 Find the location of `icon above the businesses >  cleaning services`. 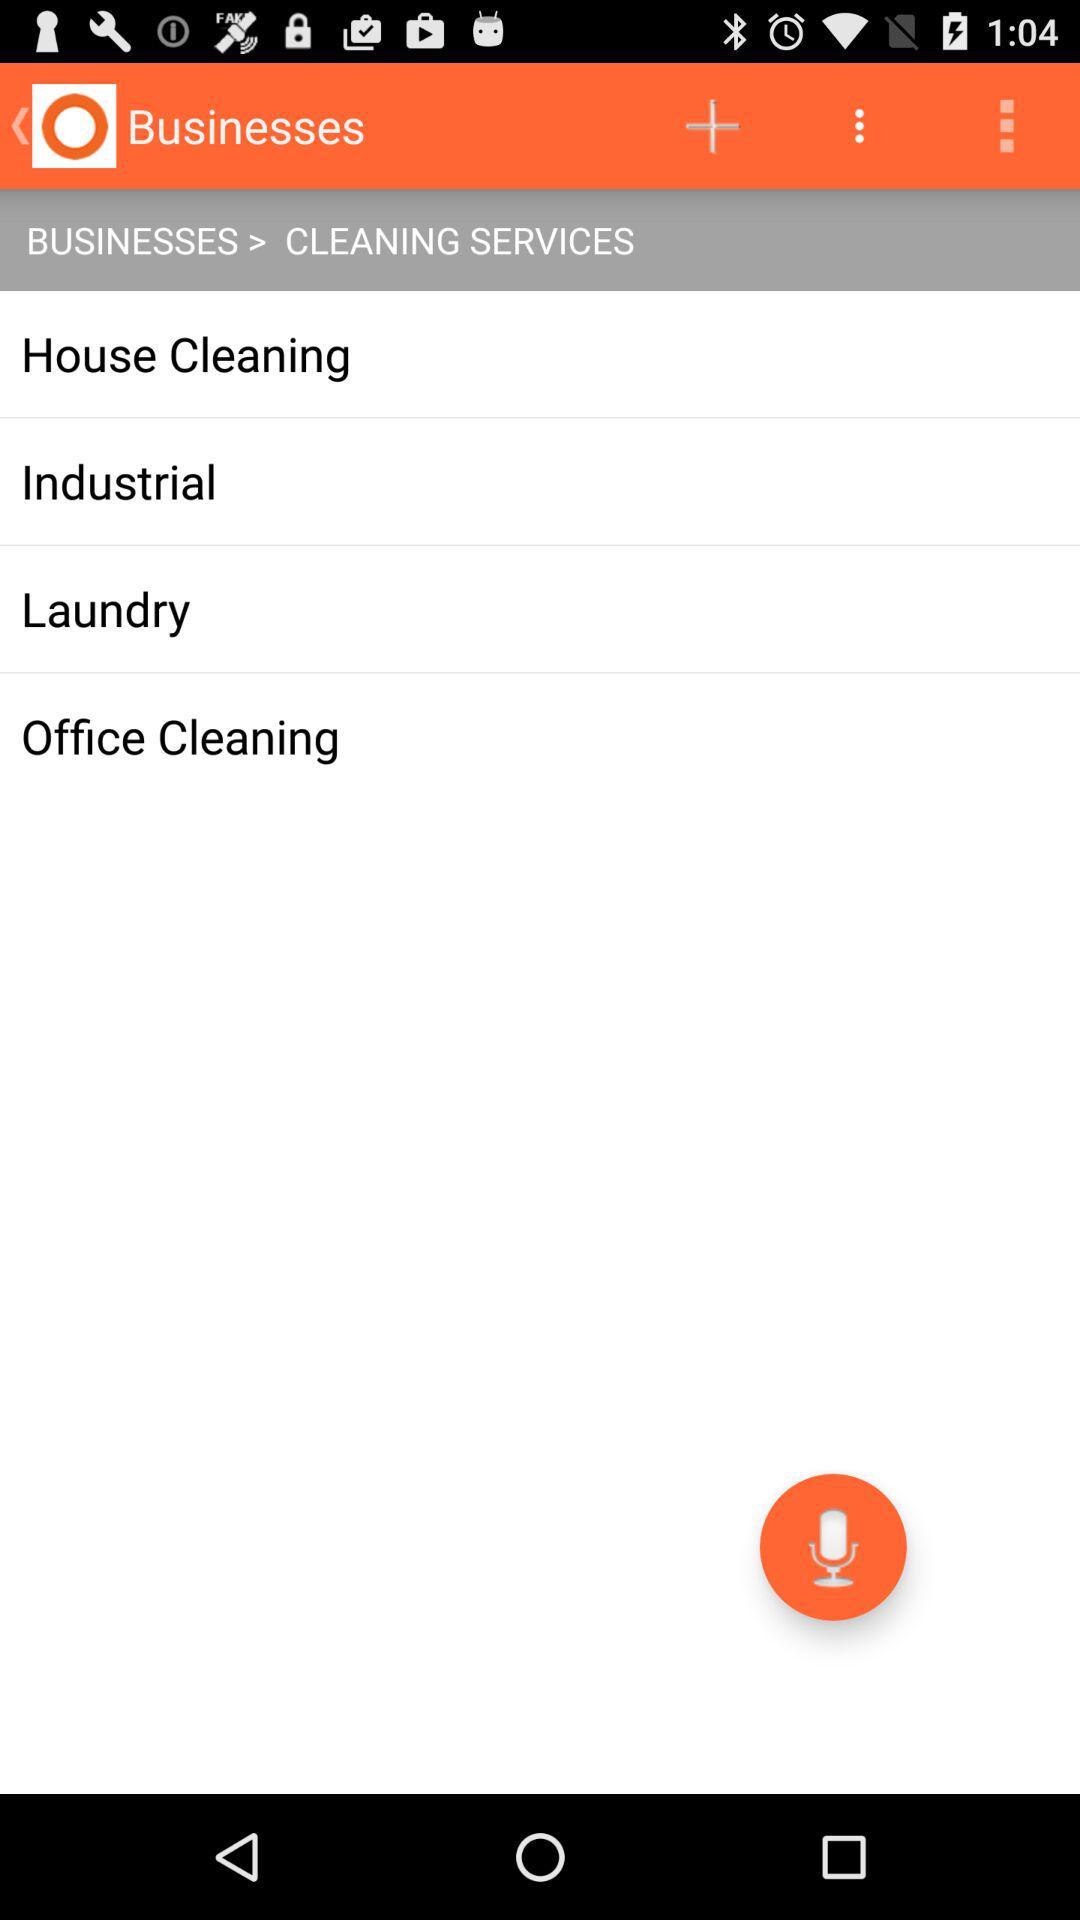

icon above the businesses >  cleaning services is located at coordinates (858, 124).